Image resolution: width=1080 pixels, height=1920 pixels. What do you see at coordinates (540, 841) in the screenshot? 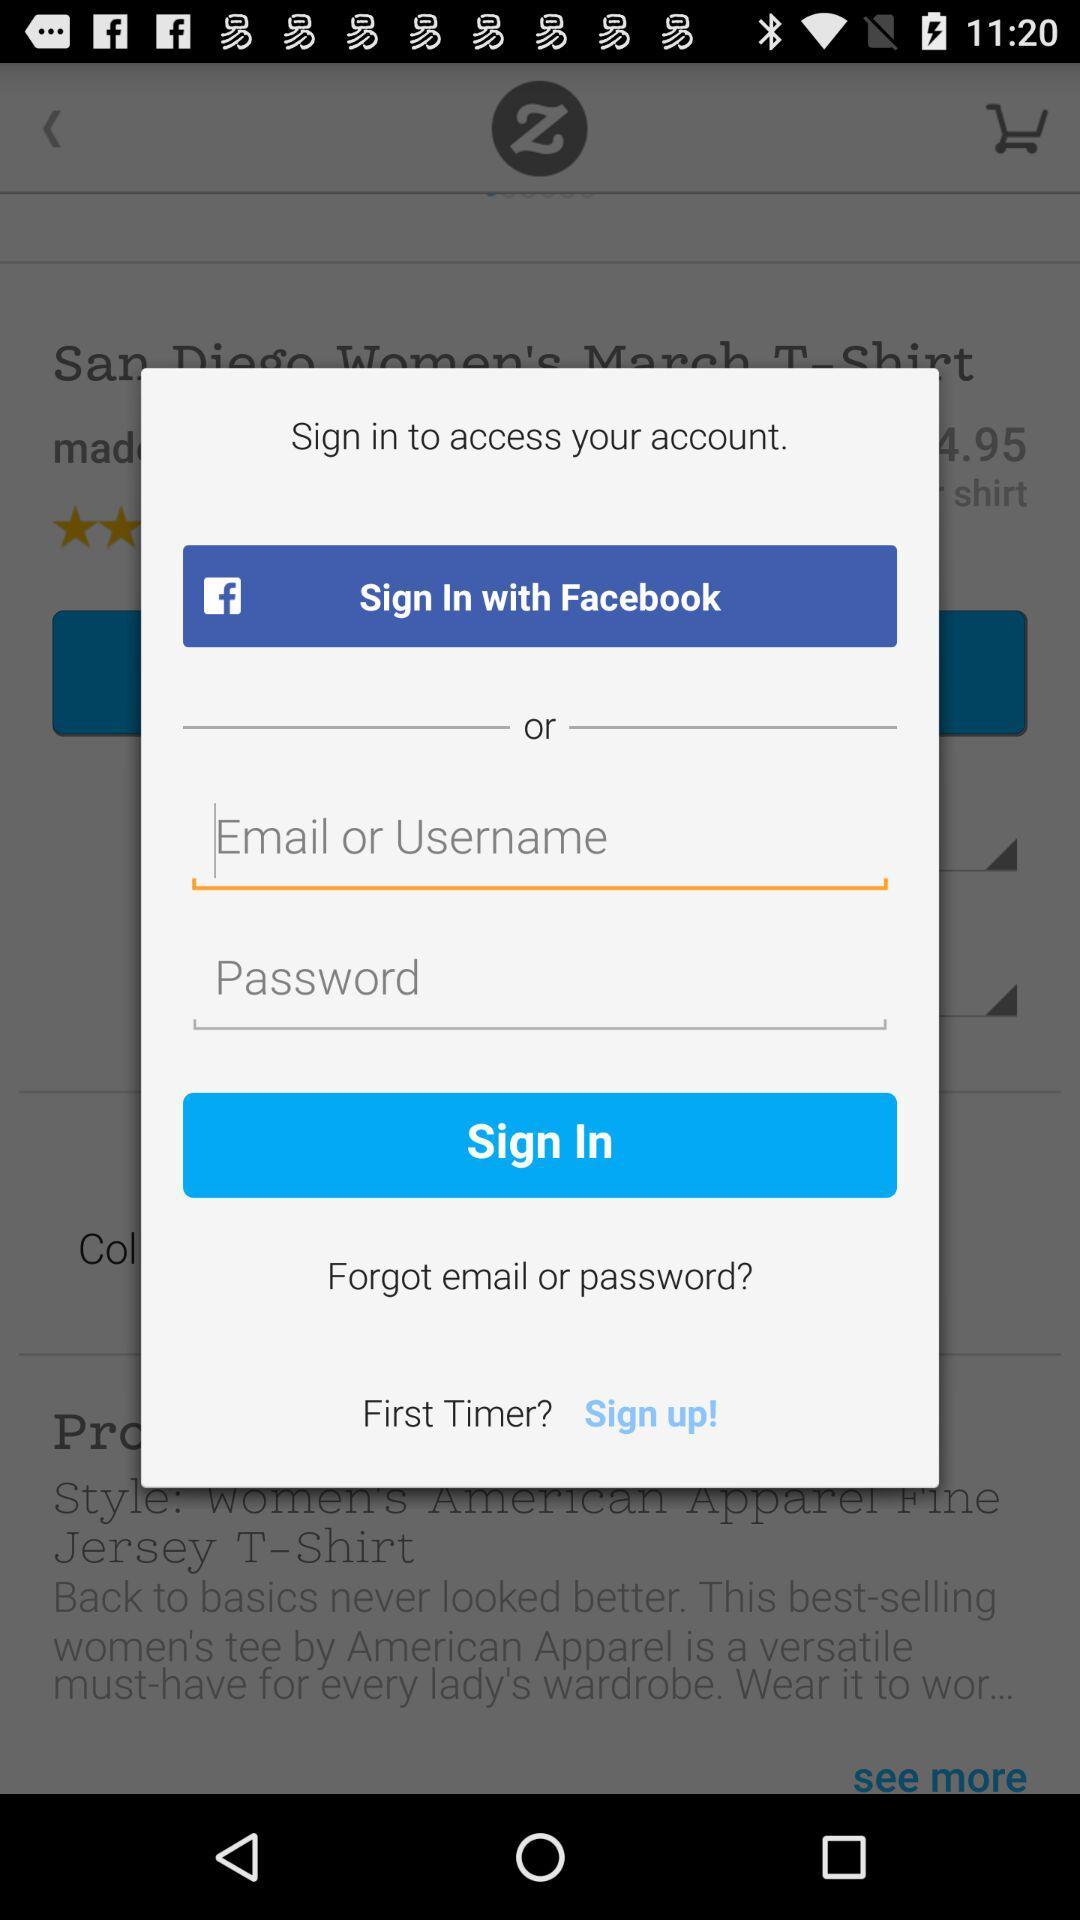
I see `area to enter your email or username` at bounding box center [540, 841].